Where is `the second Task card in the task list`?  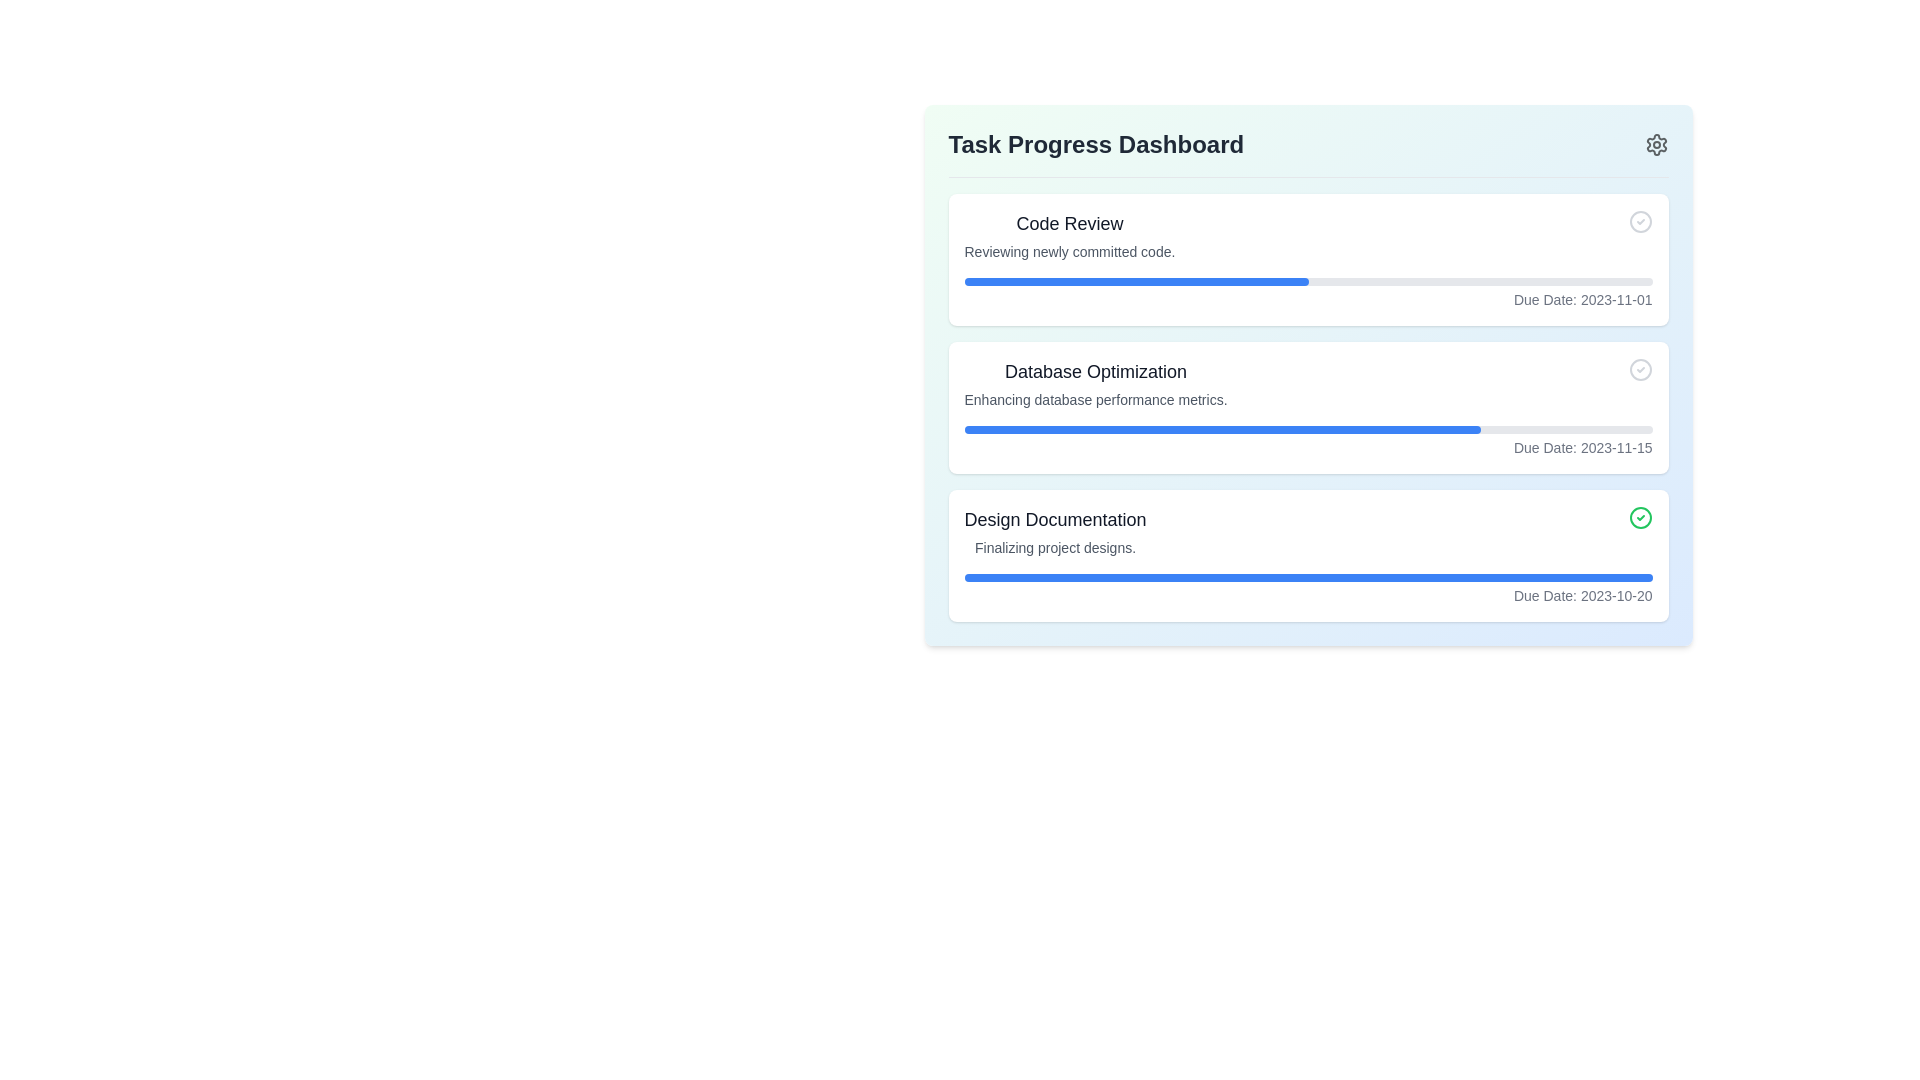
the second Task card in the task list is located at coordinates (1308, 407).